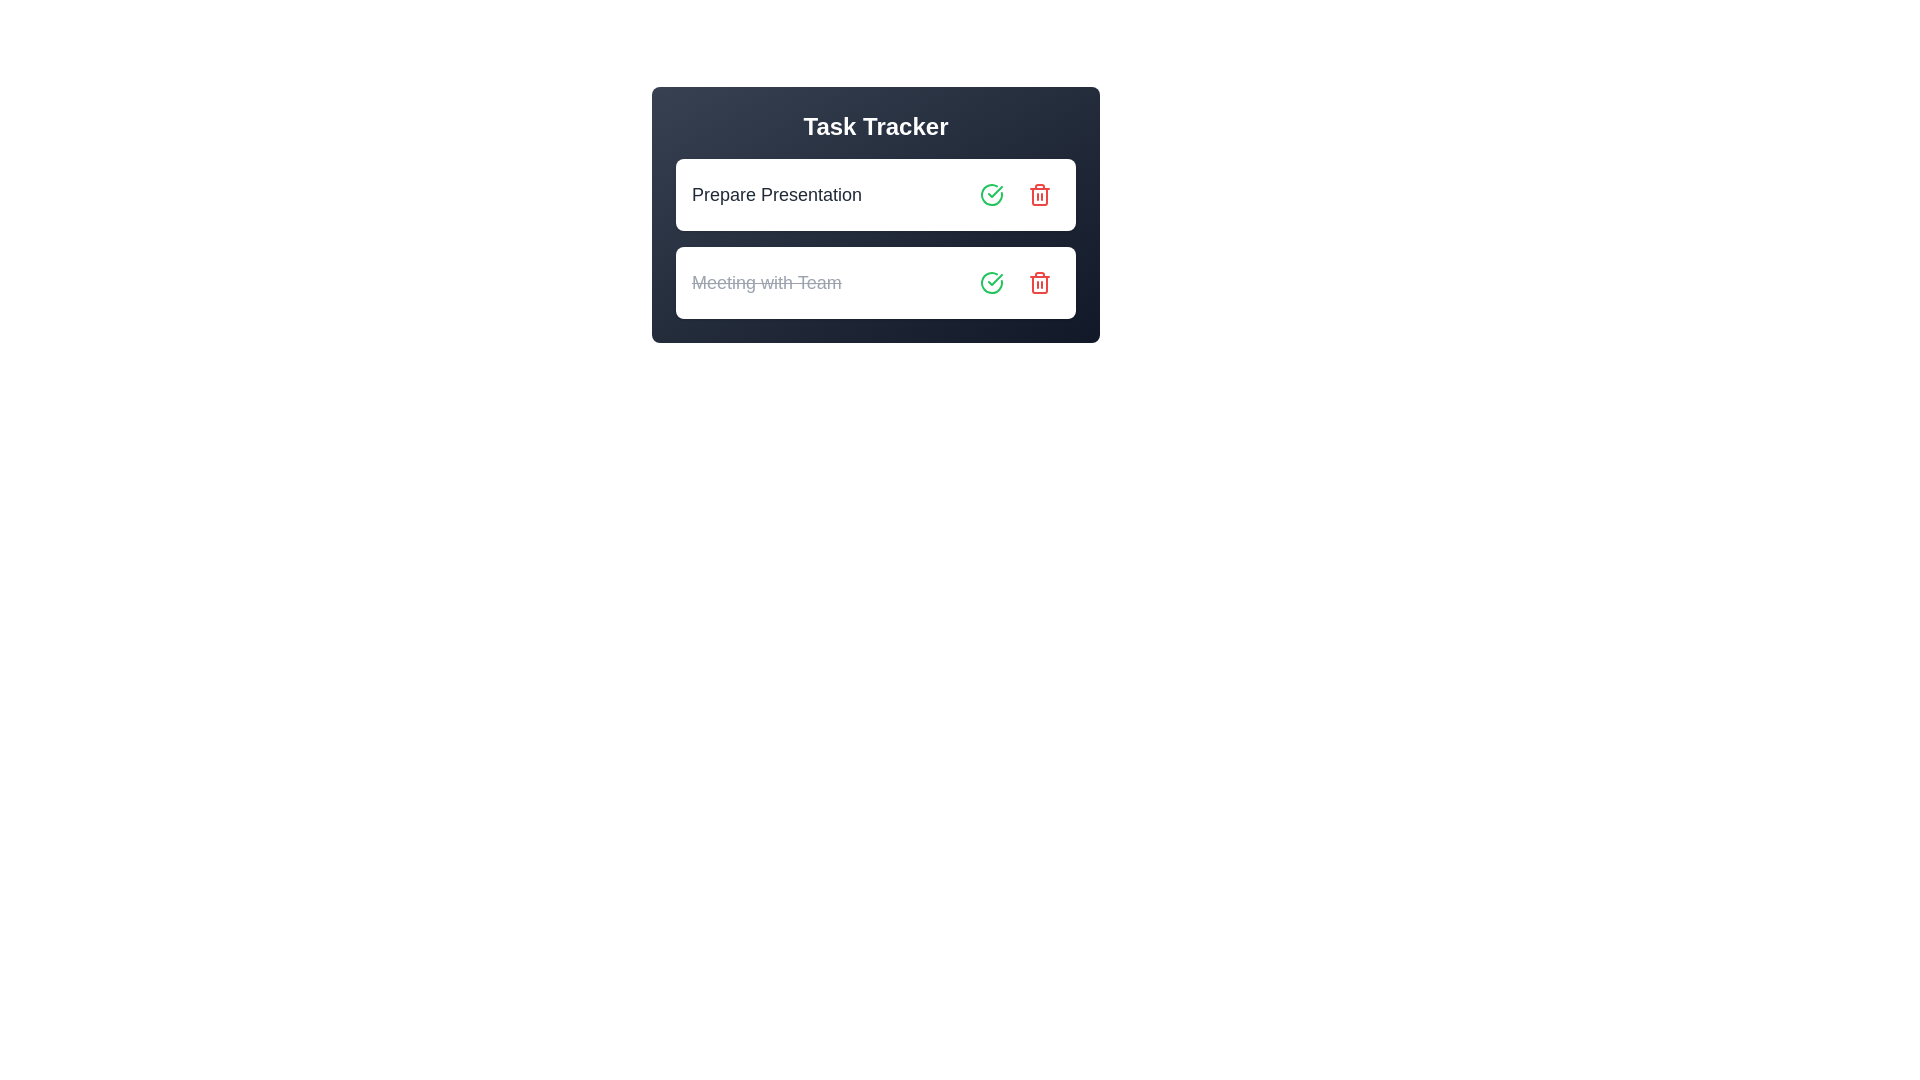  What do you see at coordinates (992, 282) in the screenshot?
I see `the completion status icon for the task 'Meeting with Team', which is the second icon in the task tracker interface` at bounding box center [992, 282].